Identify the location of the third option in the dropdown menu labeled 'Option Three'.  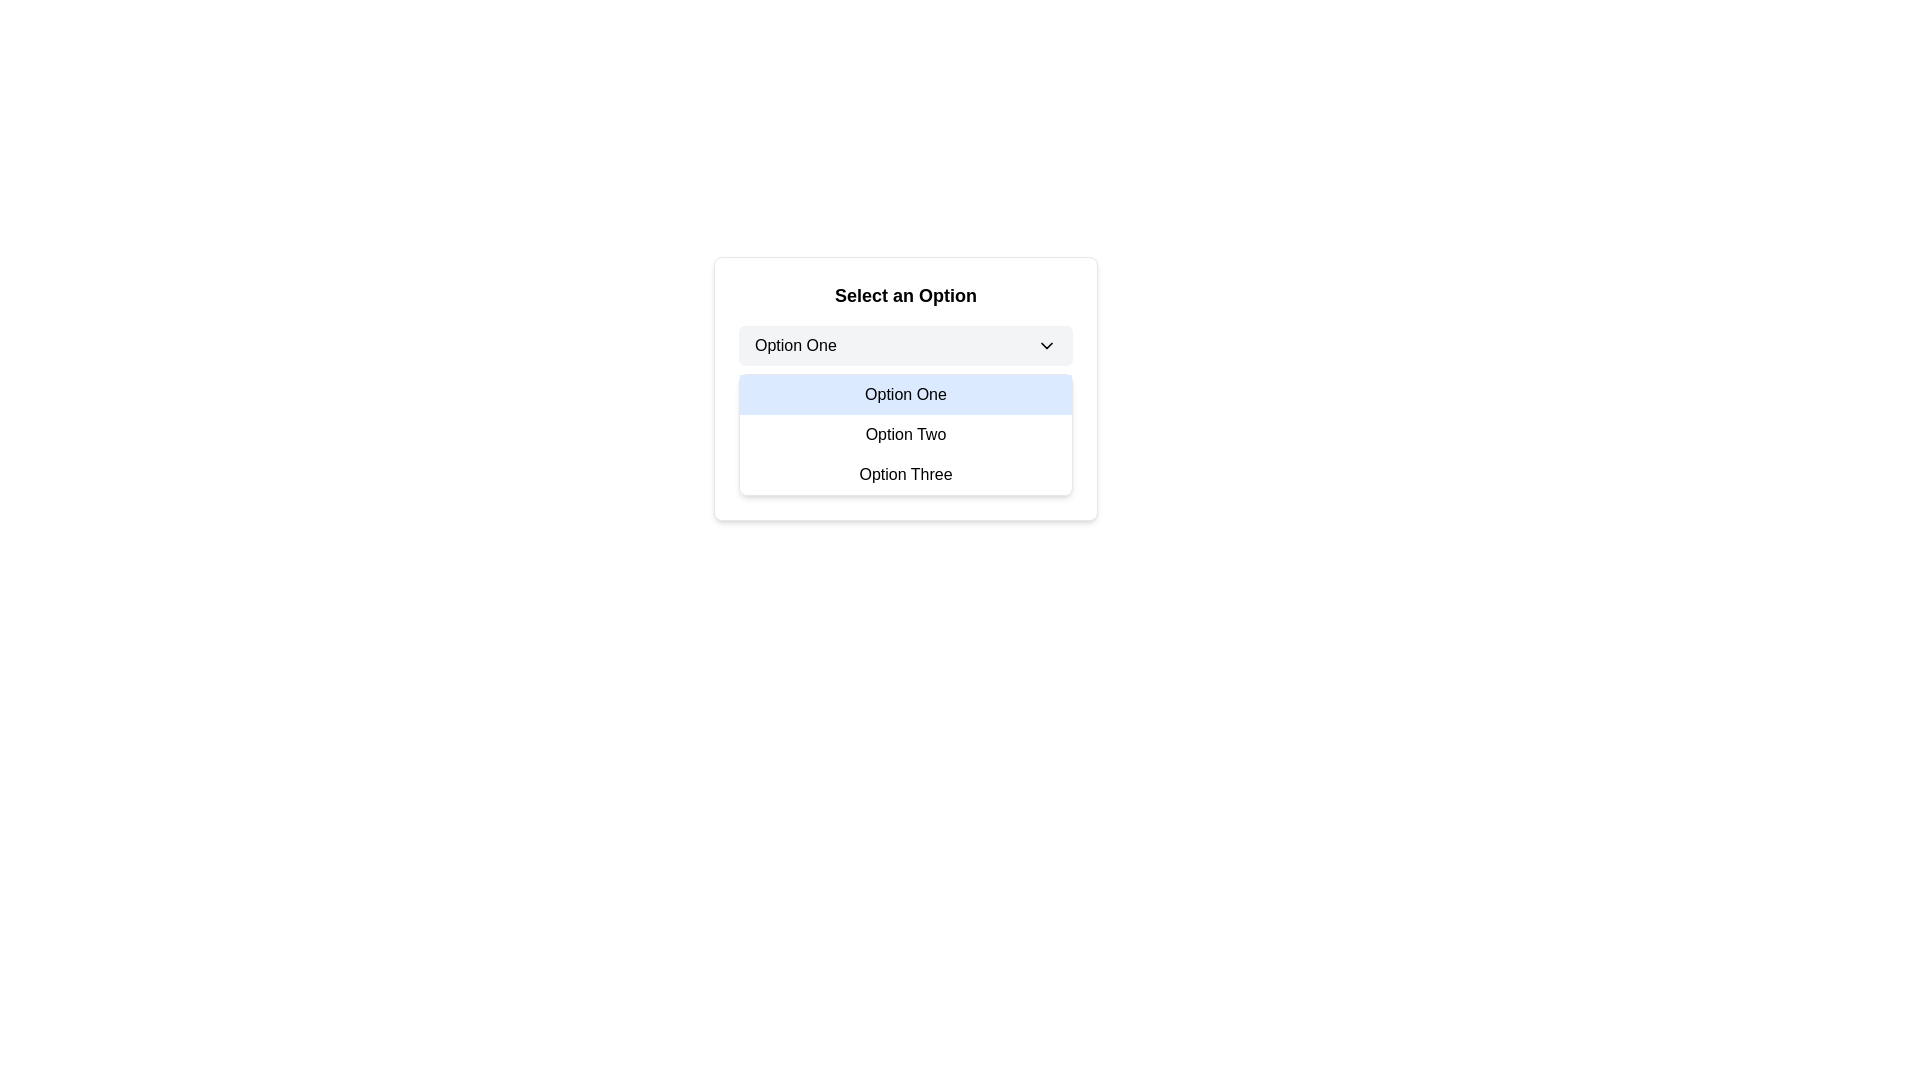
(905, 474).